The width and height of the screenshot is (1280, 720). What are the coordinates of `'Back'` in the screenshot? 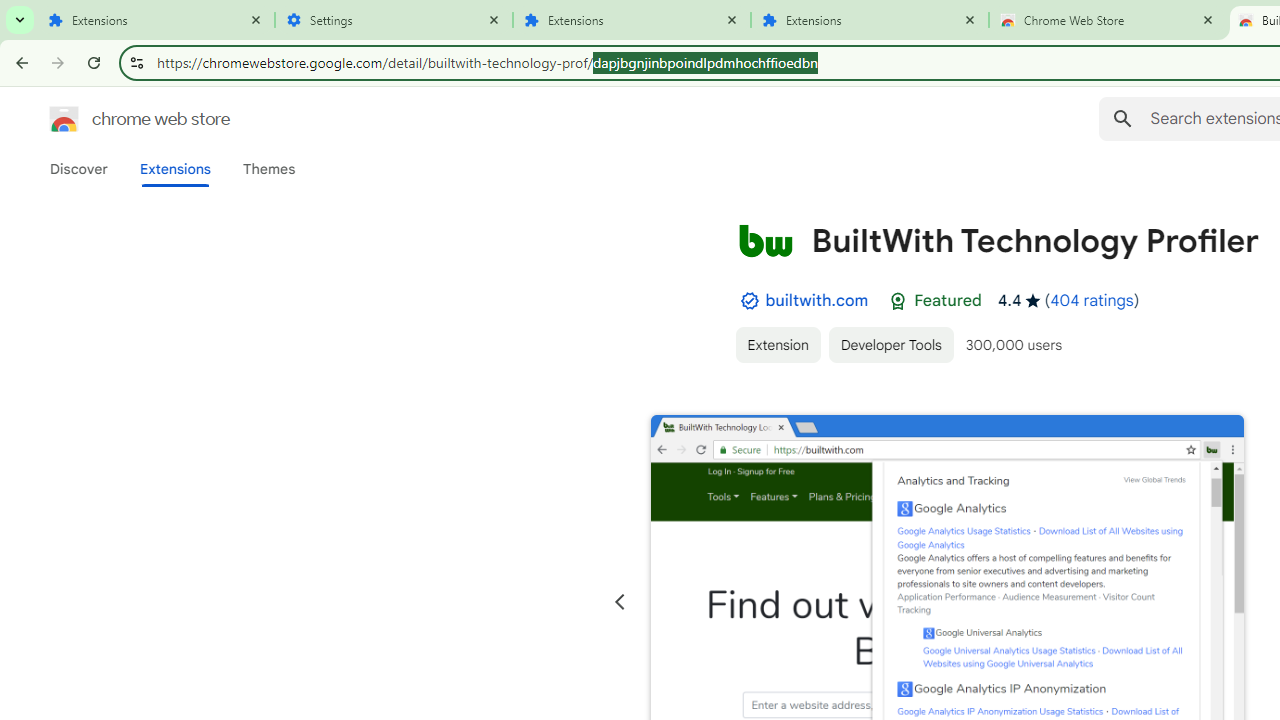 It's located at (19, 61).